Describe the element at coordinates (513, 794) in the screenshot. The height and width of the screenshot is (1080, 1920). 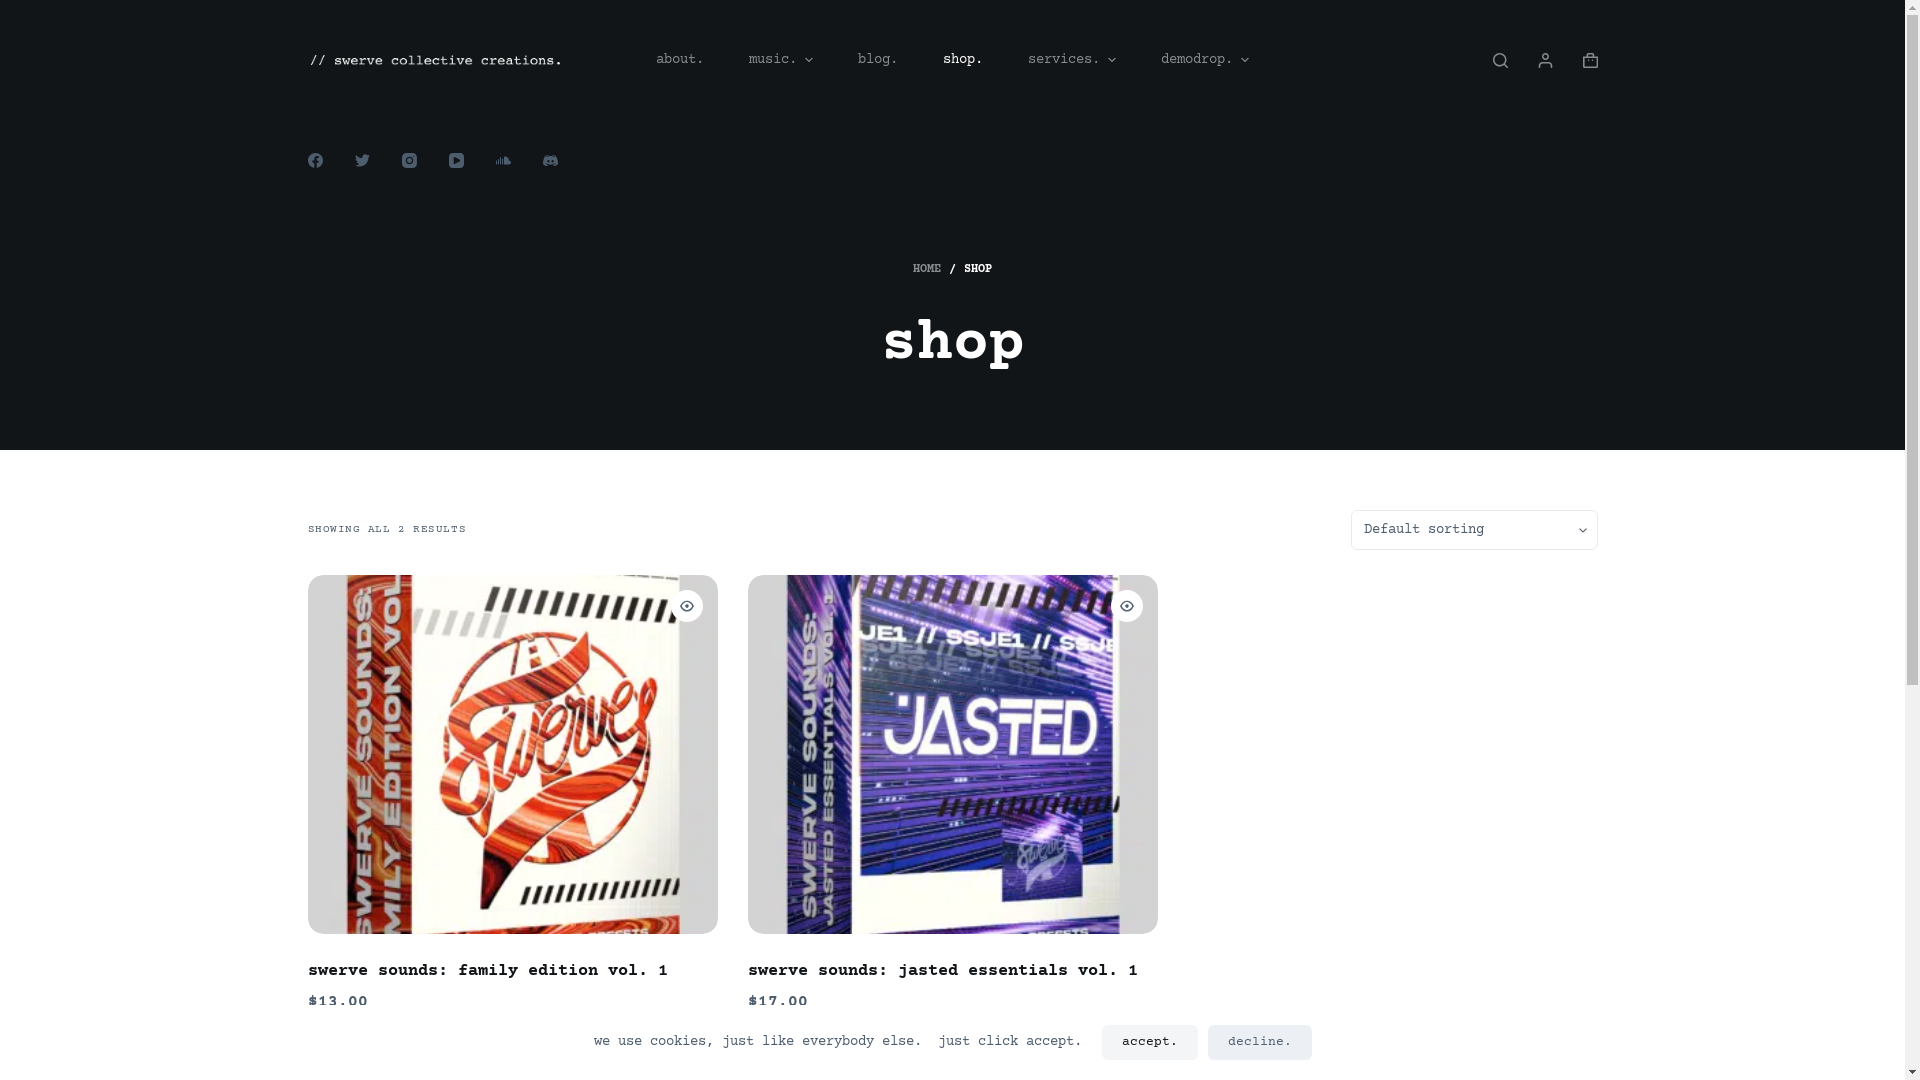
I see `'swerve sounds: family edition vol. 1` at that location.